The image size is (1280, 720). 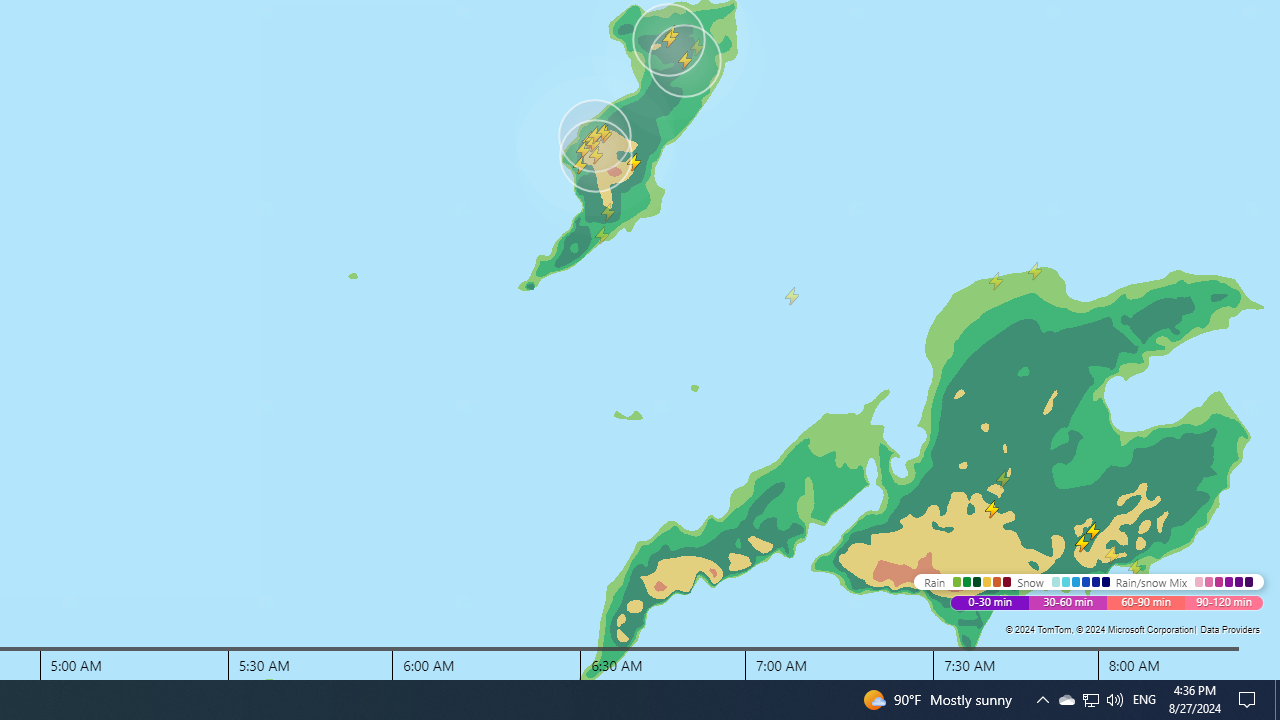 I want to click on 'Q2790: 100%', so click(x=1090, y=698).